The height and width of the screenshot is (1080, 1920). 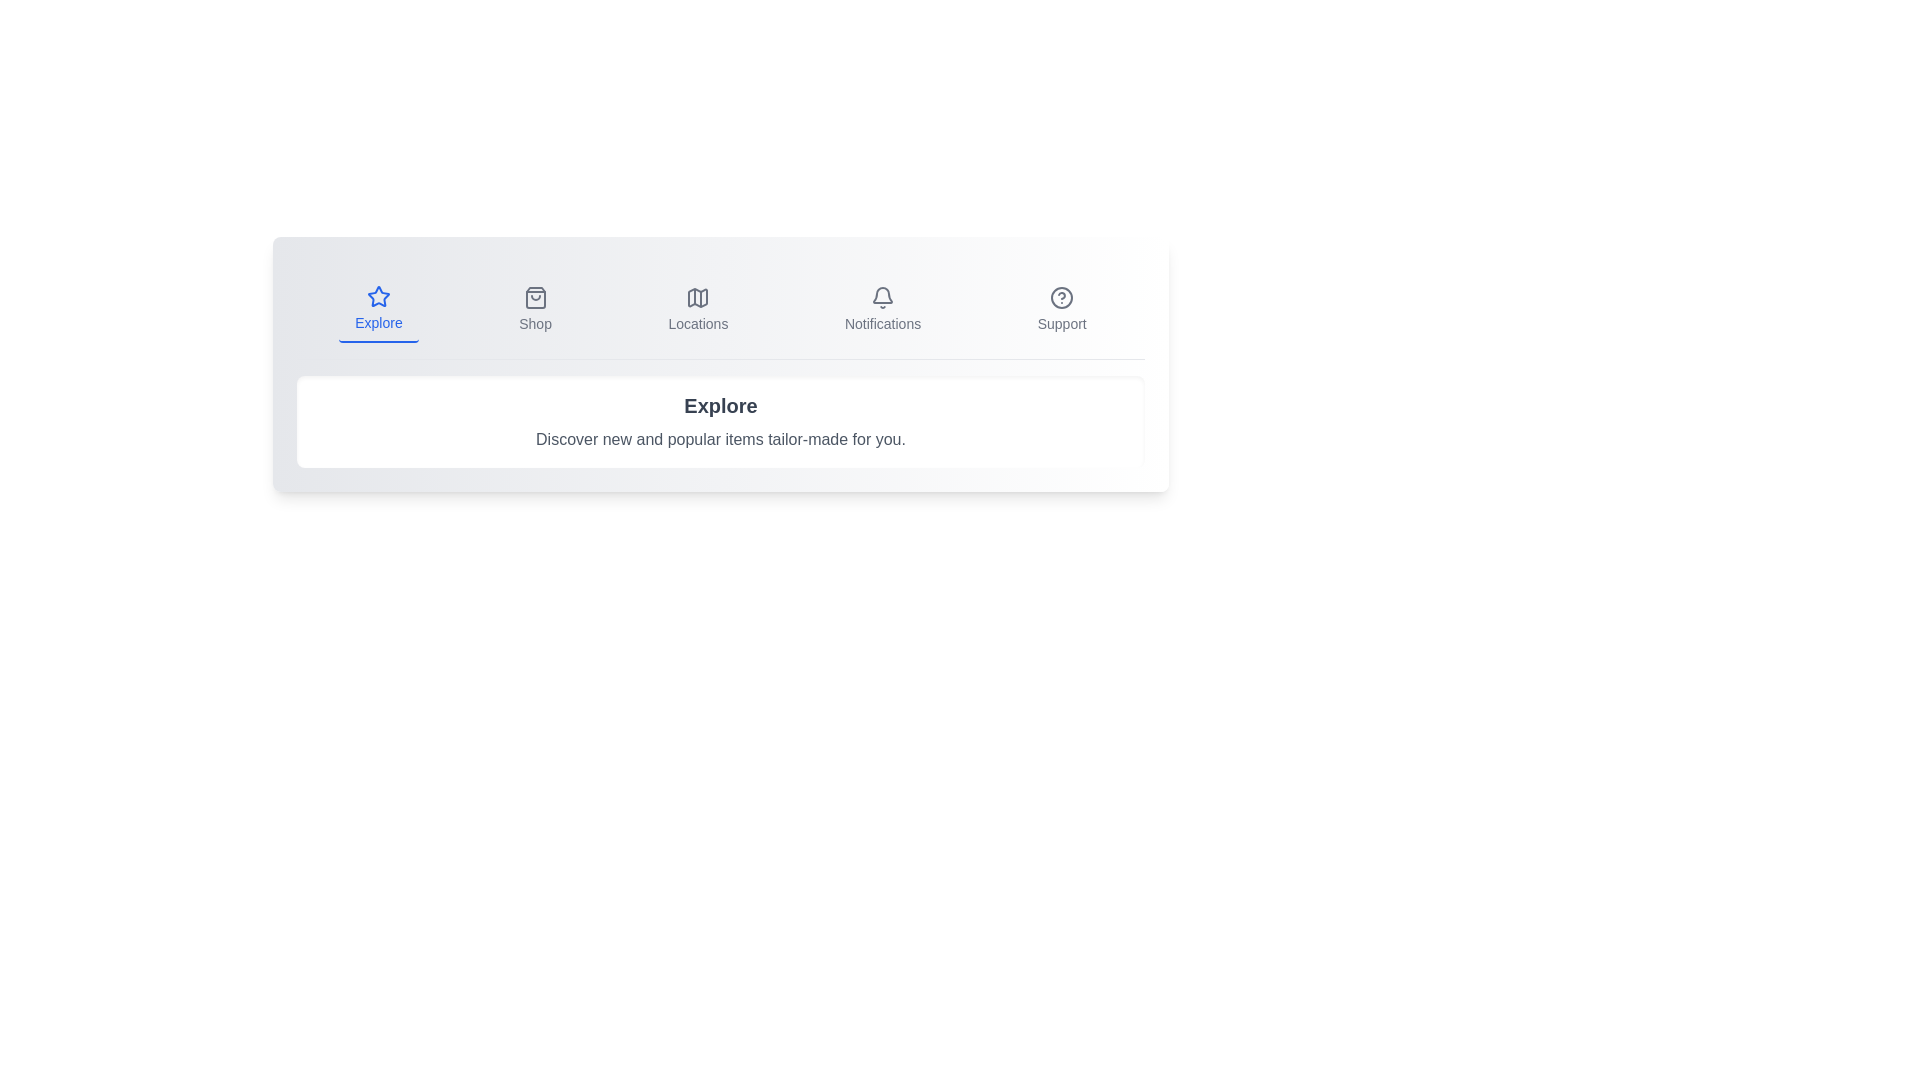 I want to click on the bell icon, so click(x=882, y=297).